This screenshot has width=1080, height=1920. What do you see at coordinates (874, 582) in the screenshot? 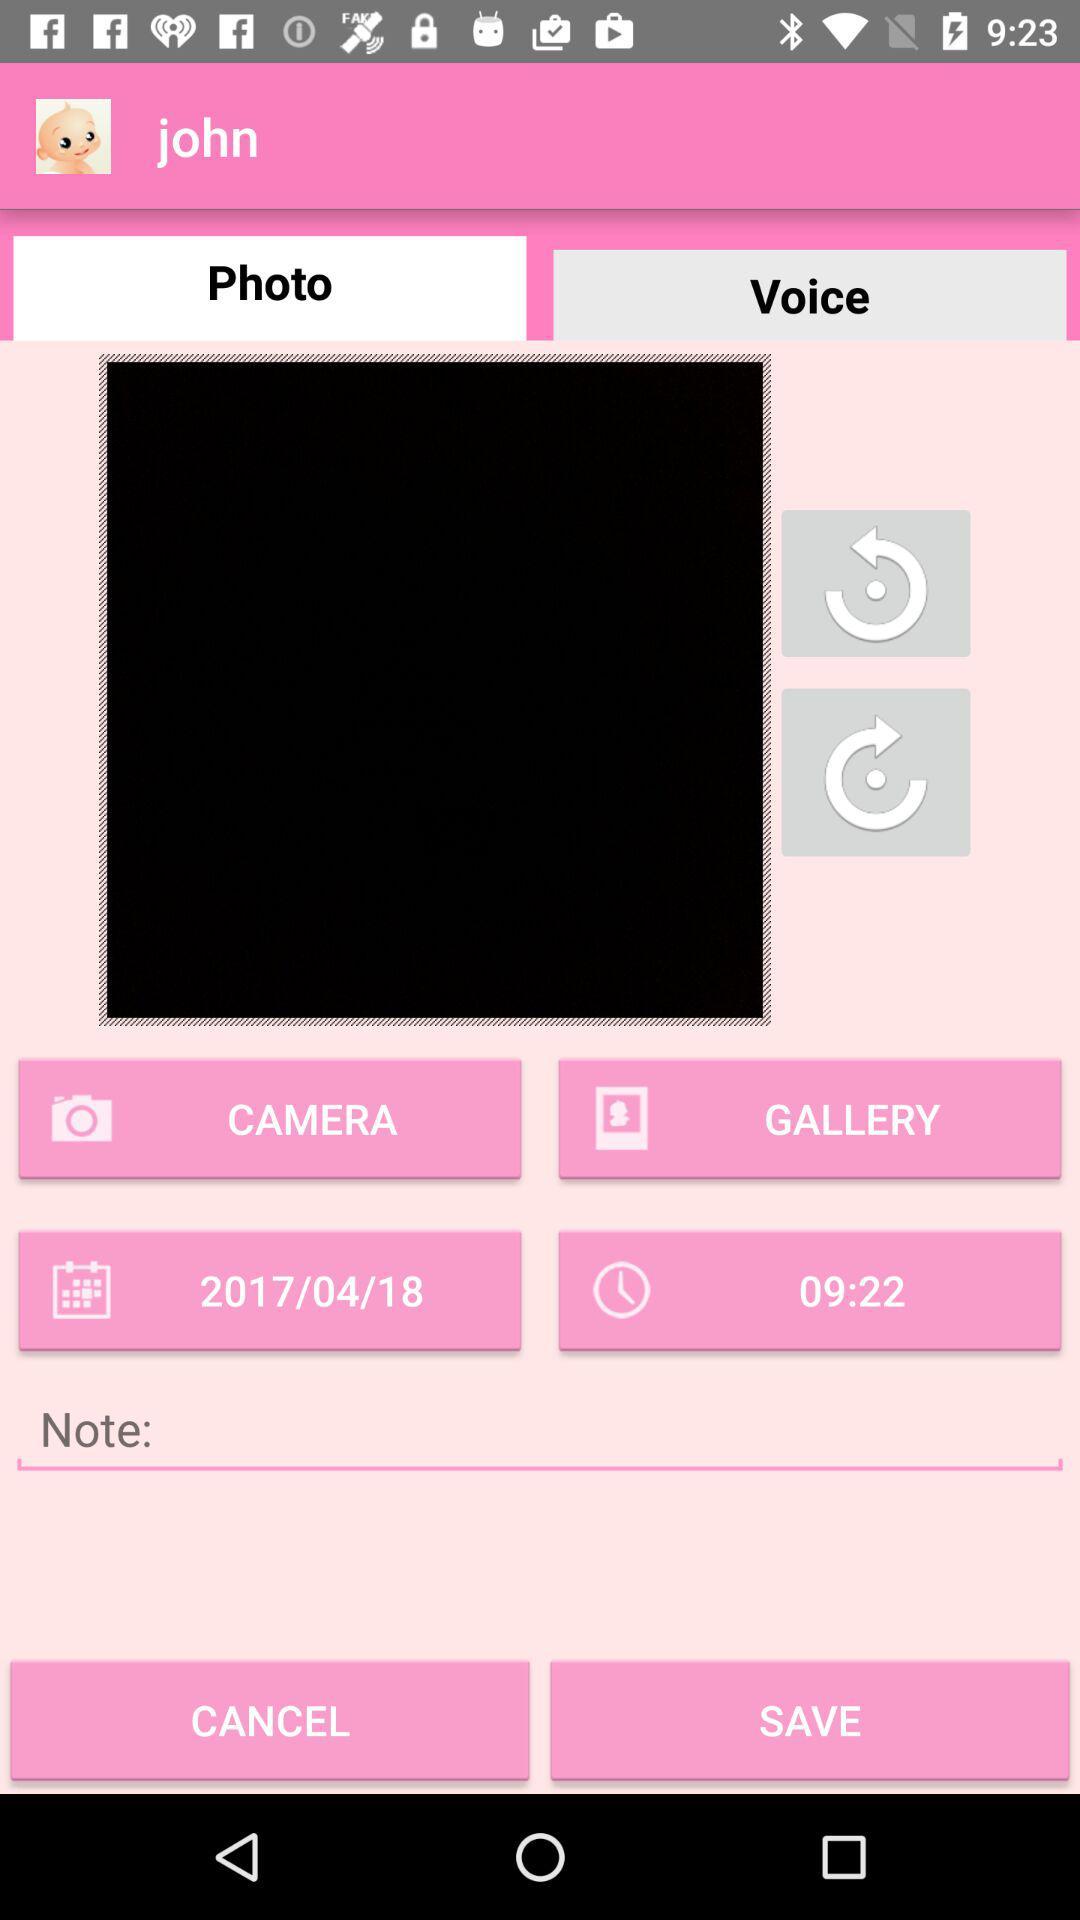
I see `undo` at bounding box center [874, 582].